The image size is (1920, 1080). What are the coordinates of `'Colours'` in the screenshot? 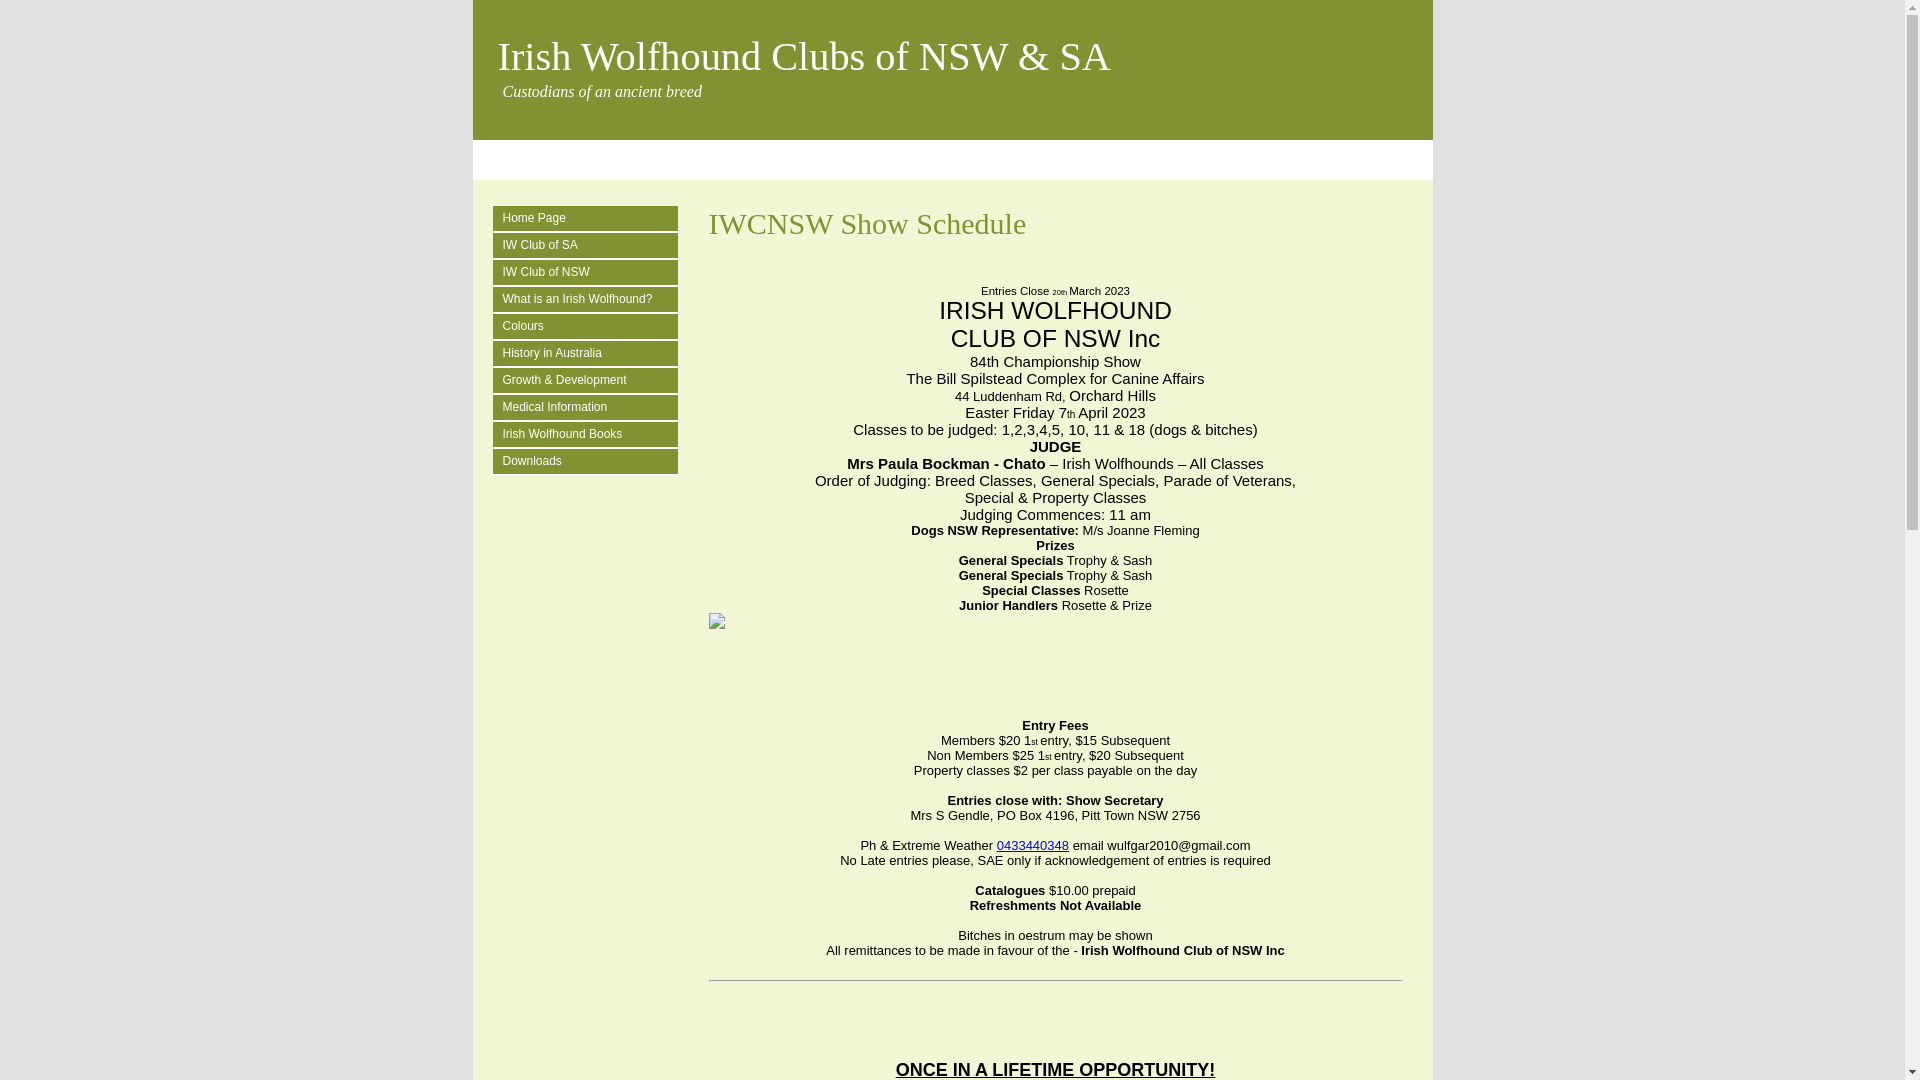 It's located at (588, 325).